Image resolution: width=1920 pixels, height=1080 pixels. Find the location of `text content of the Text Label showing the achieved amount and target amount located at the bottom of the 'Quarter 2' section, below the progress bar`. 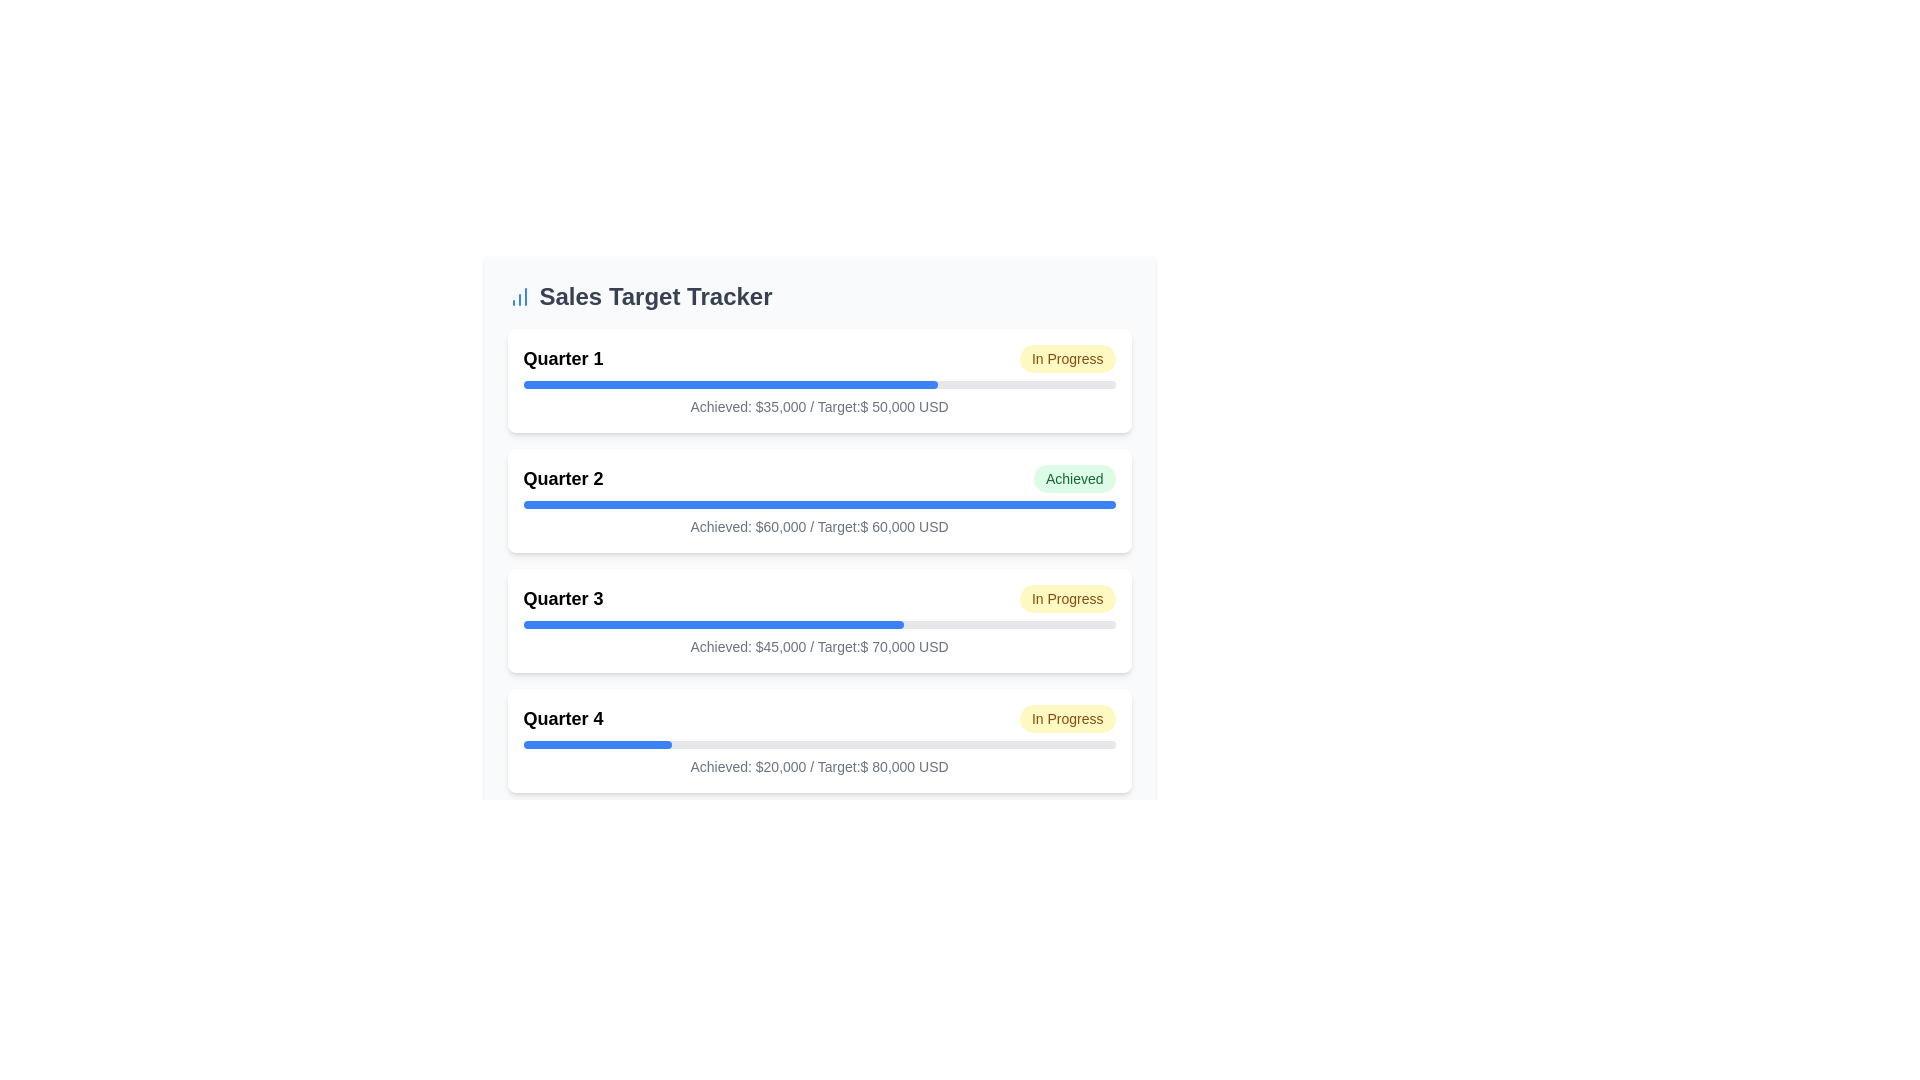

text content of the Text Label showing the achieved amount and target amount located at the bottom of the 'Quarter 2' section, below the progress bar is located at coordinates (819, 526).